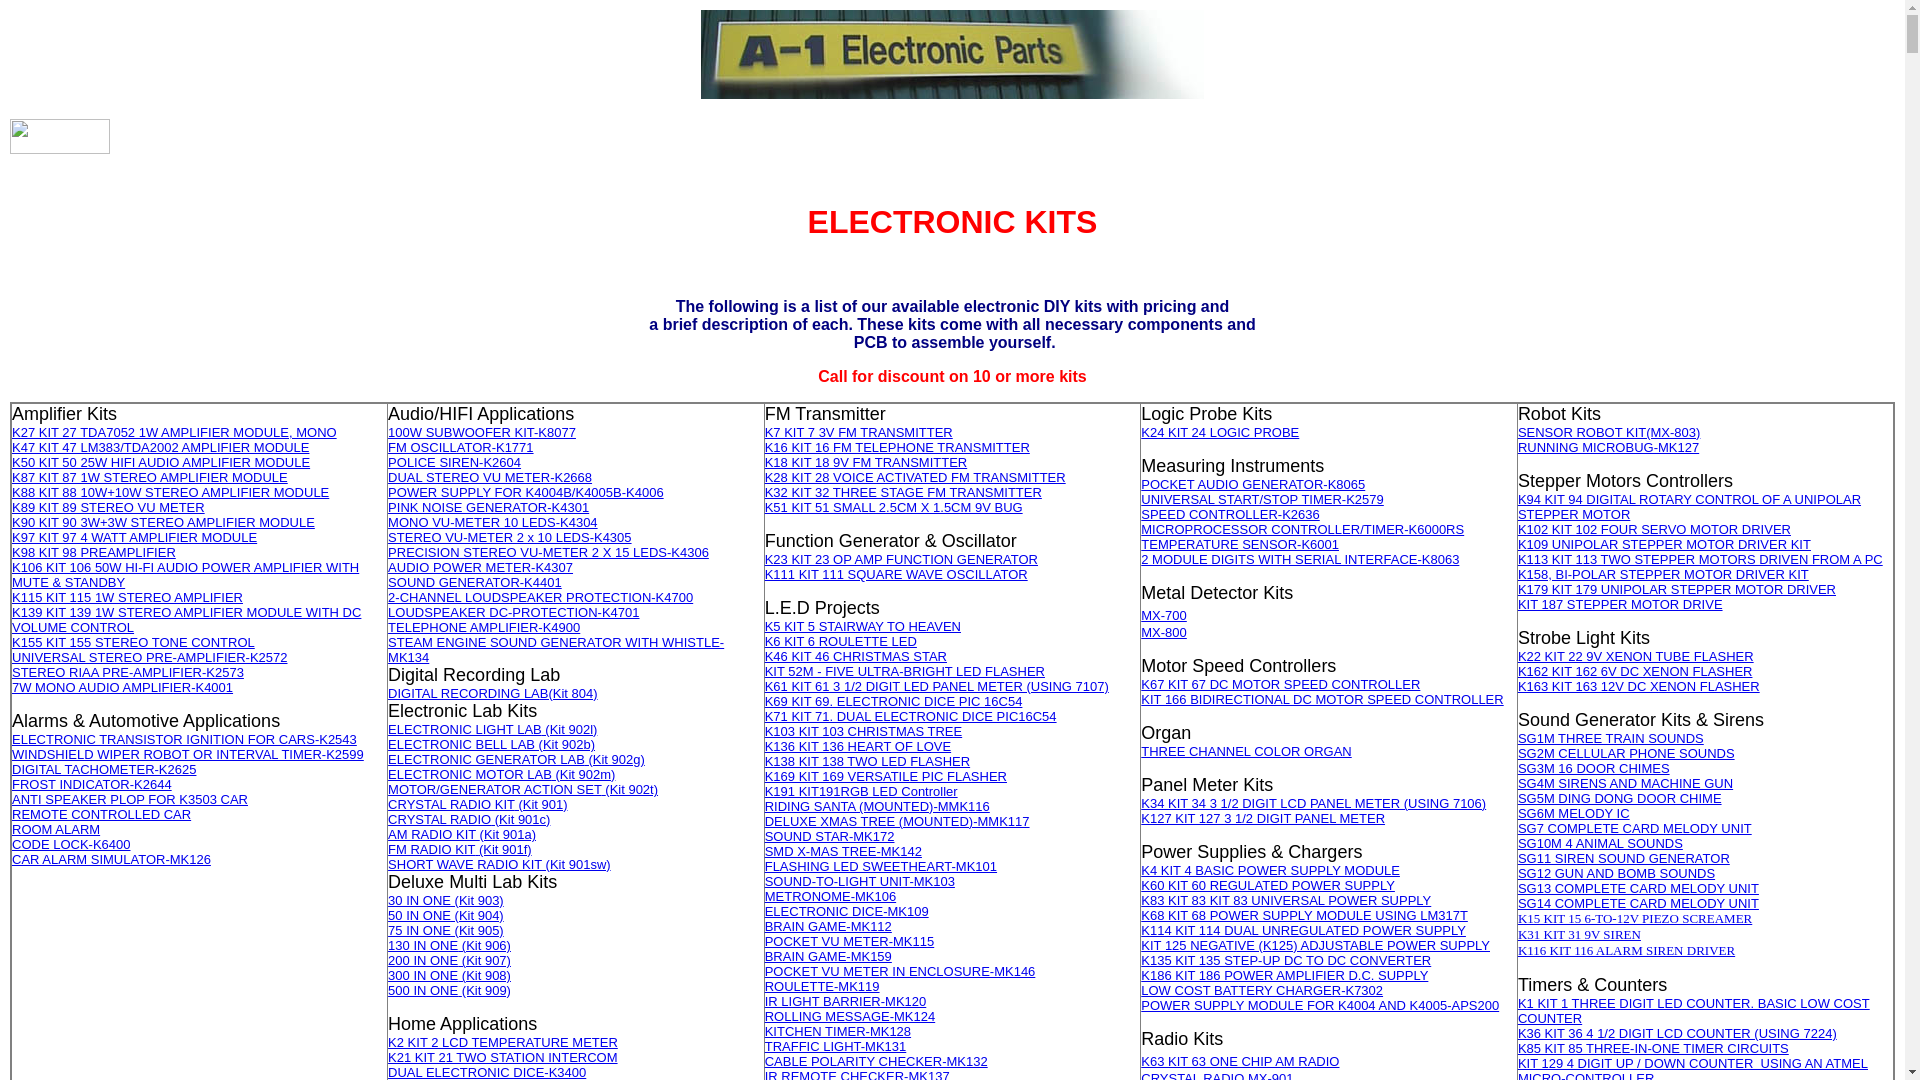 This screenshot has height=1080, width=1920. What do you see at coordinates (481, 430) in the screenshot?
I see `'100W SUBWOOFER KIT-K8077'` at bounding box center [481, 430].